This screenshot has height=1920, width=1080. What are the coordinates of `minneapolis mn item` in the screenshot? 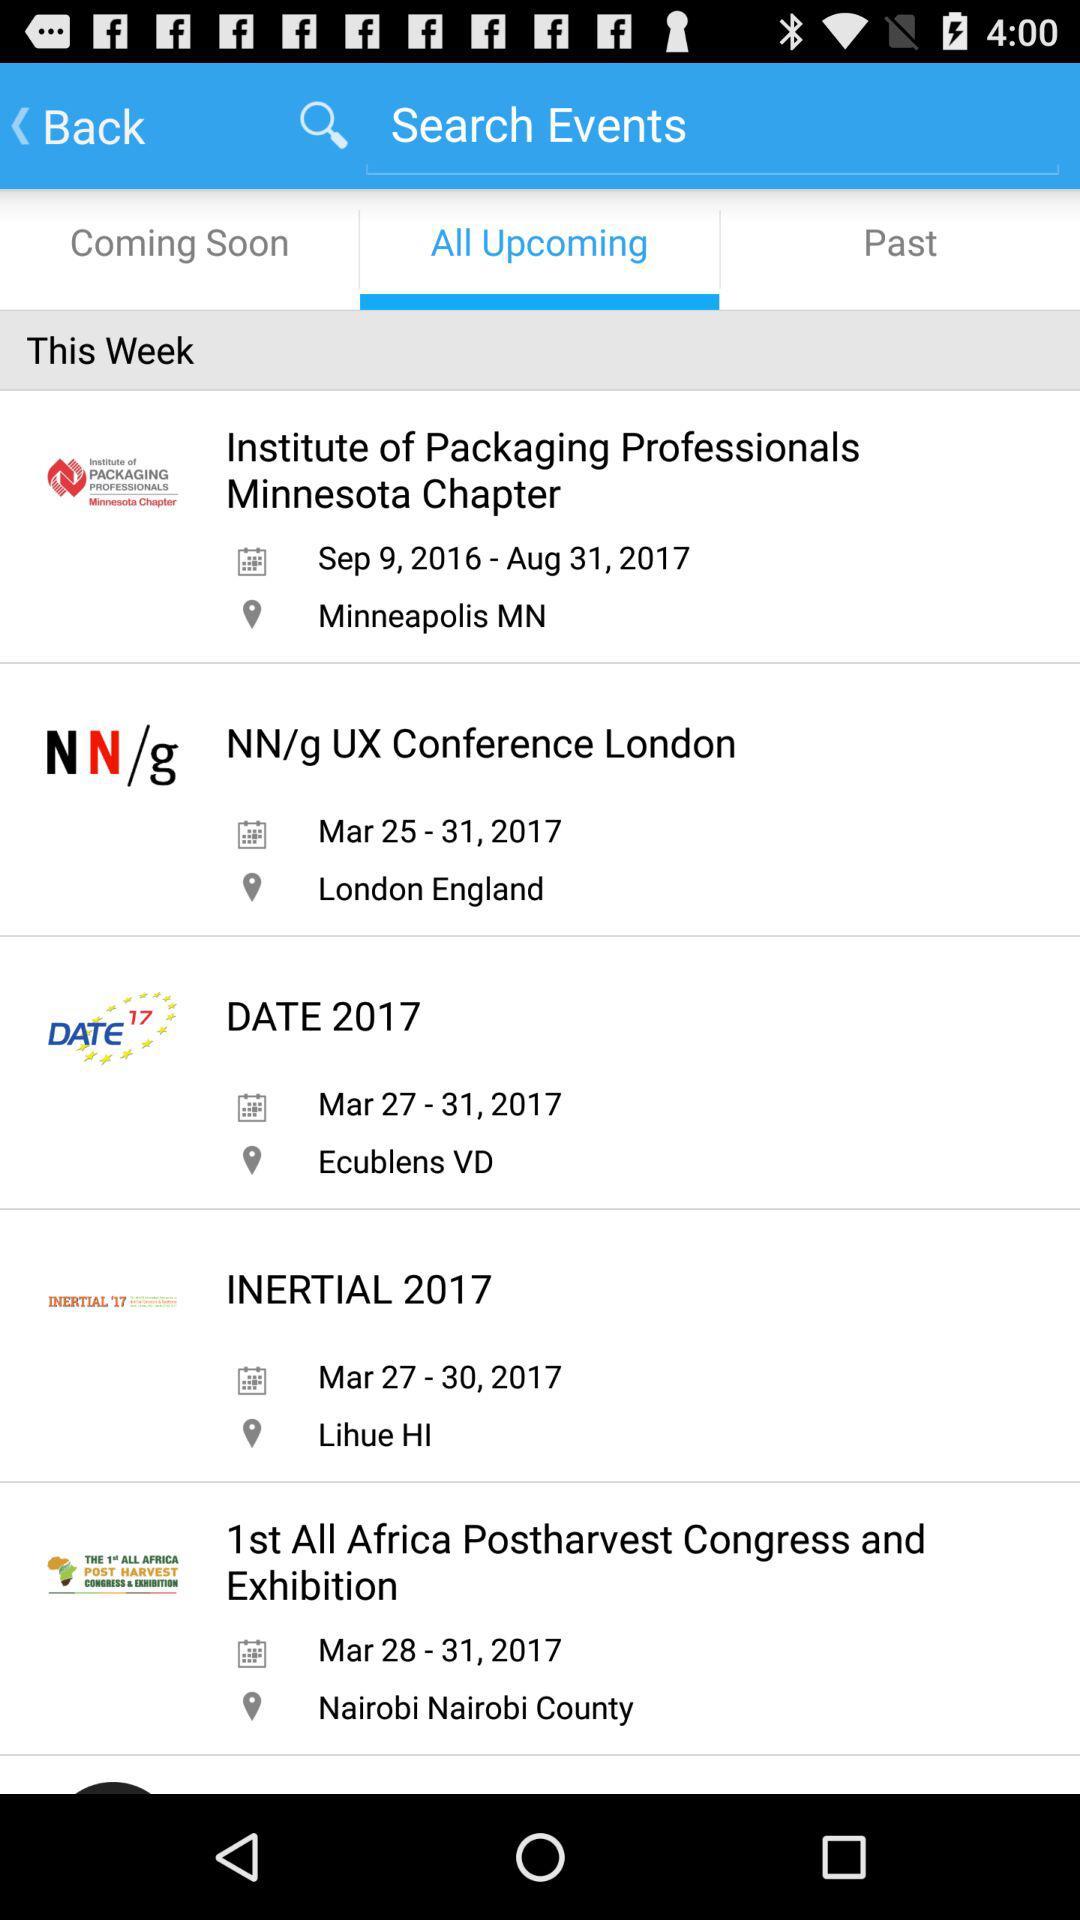 It's located at (431, 613).